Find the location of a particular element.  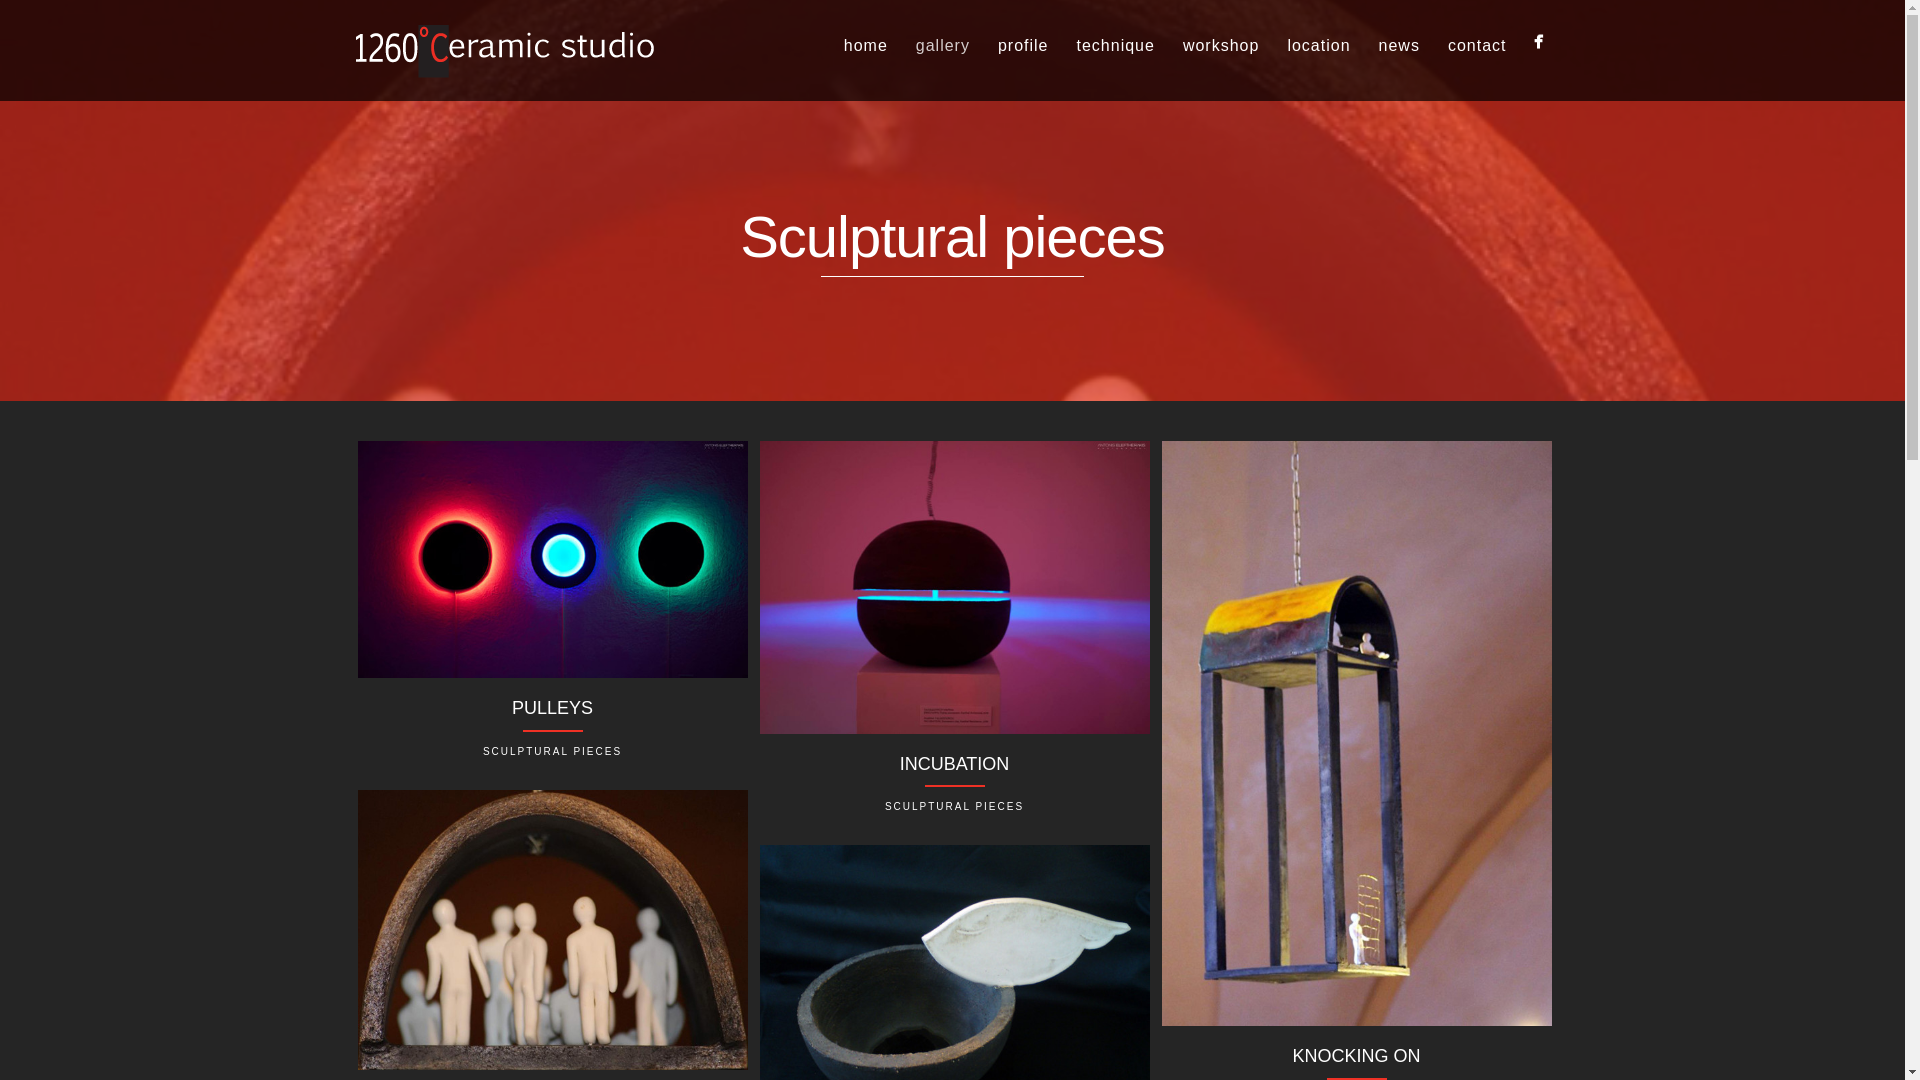

'location' is located at coordinates (1318, 45).